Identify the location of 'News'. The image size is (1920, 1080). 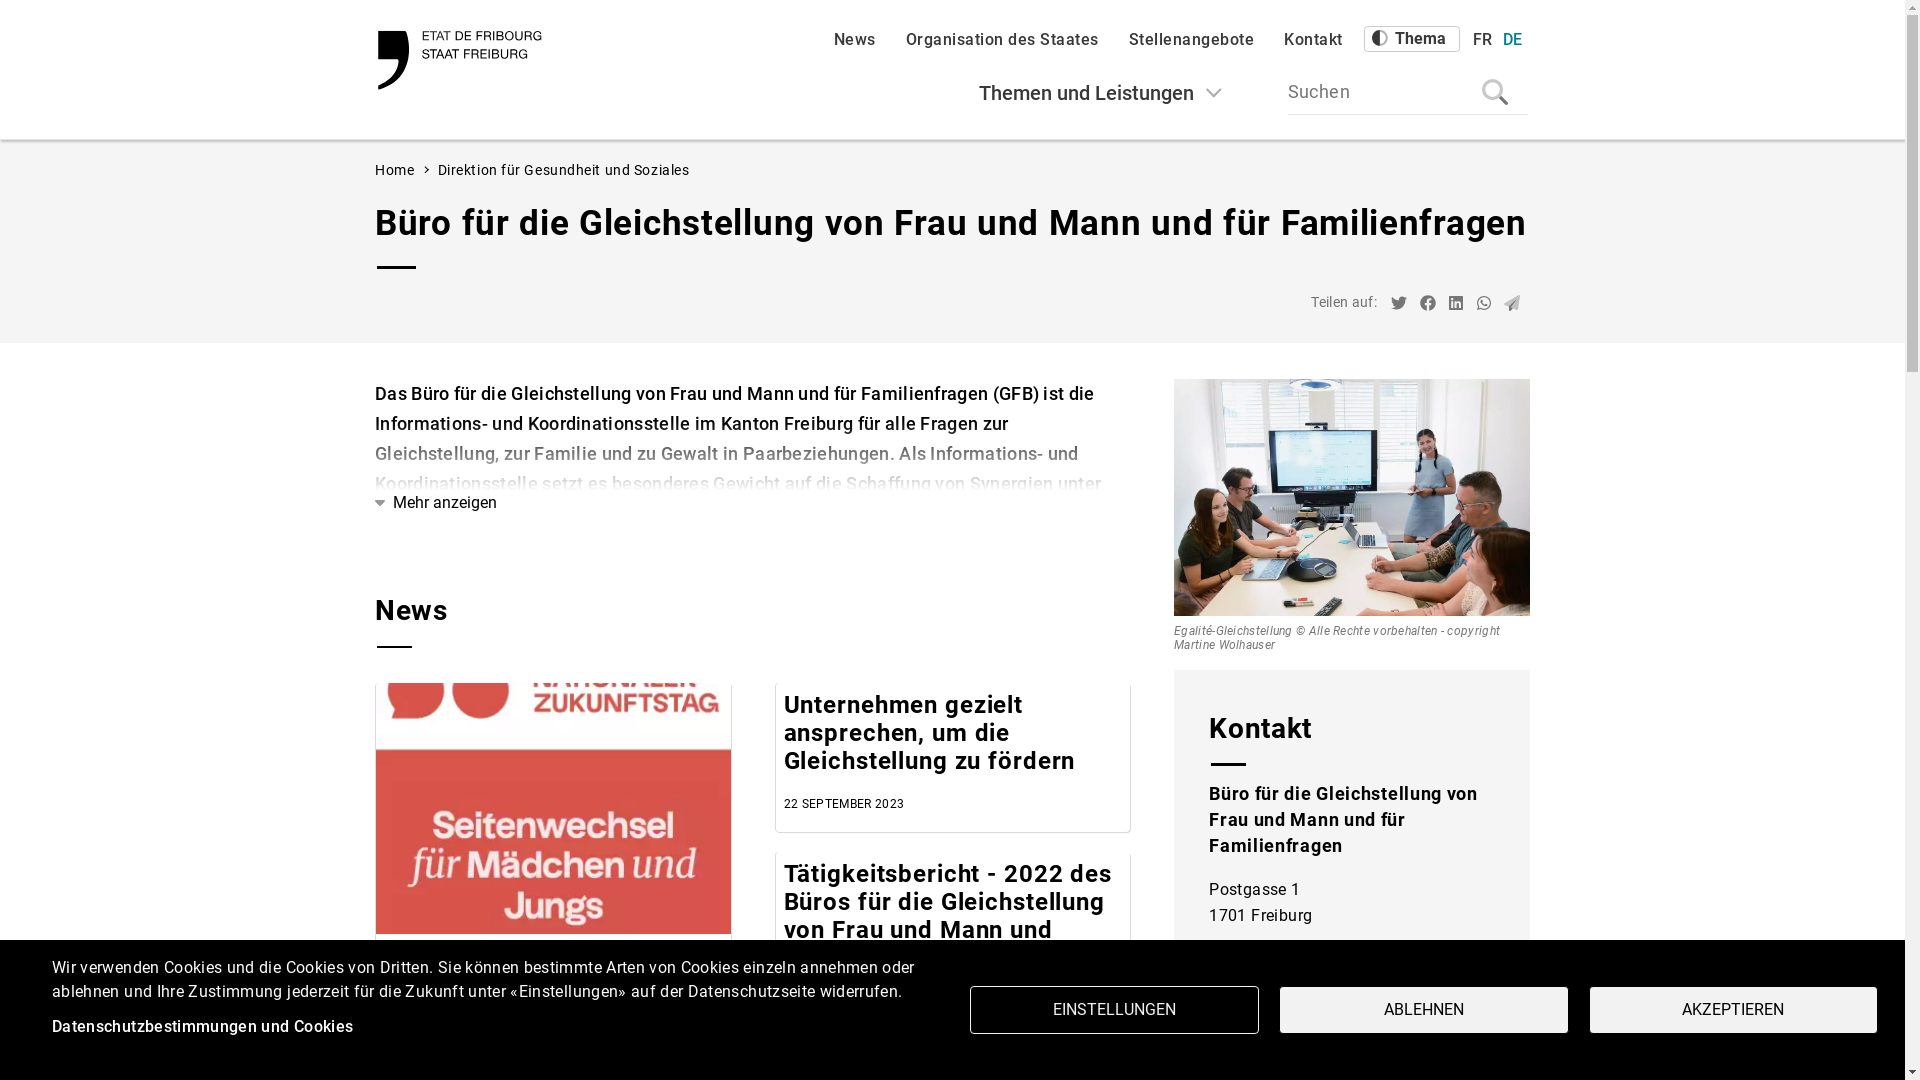
(854, 39).